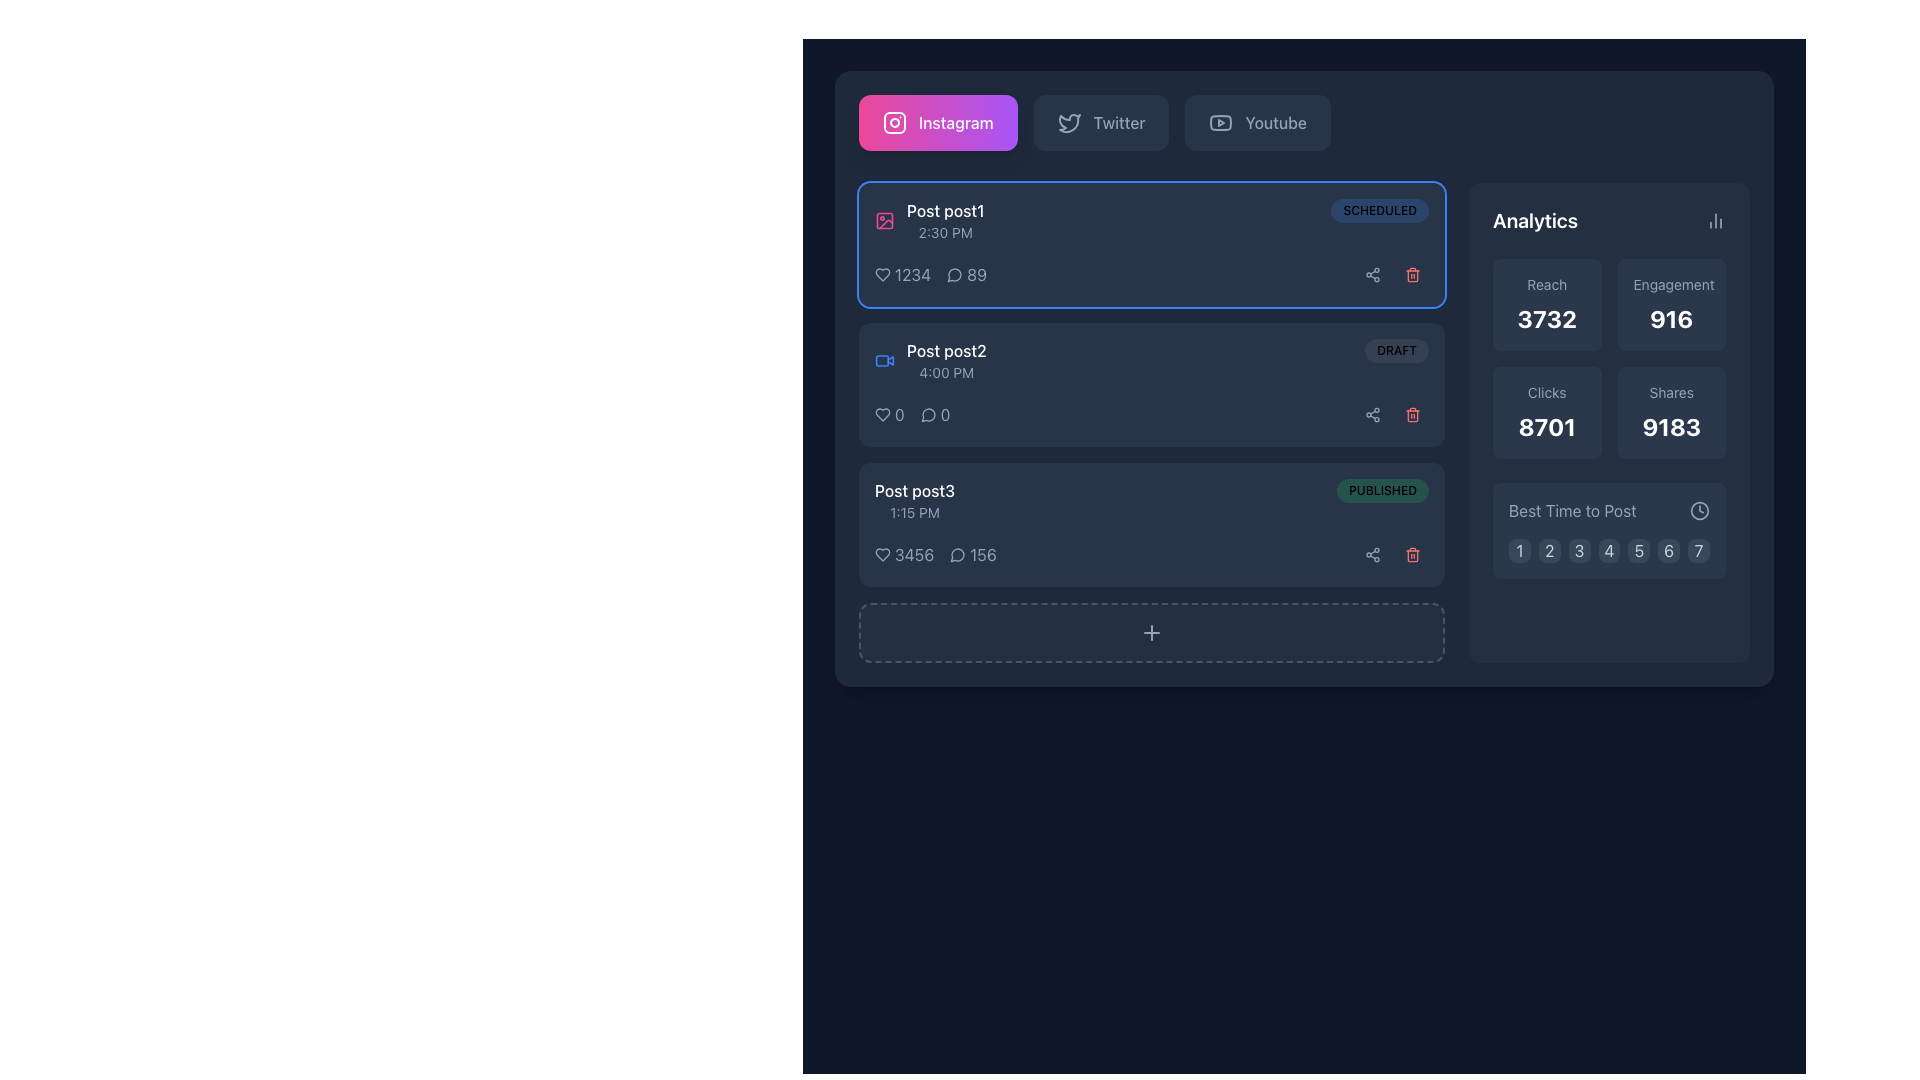  I want to click on total number of shares displayed on the Data display card located in the bottom-right position of the Analytics section, so click(1671, 411).